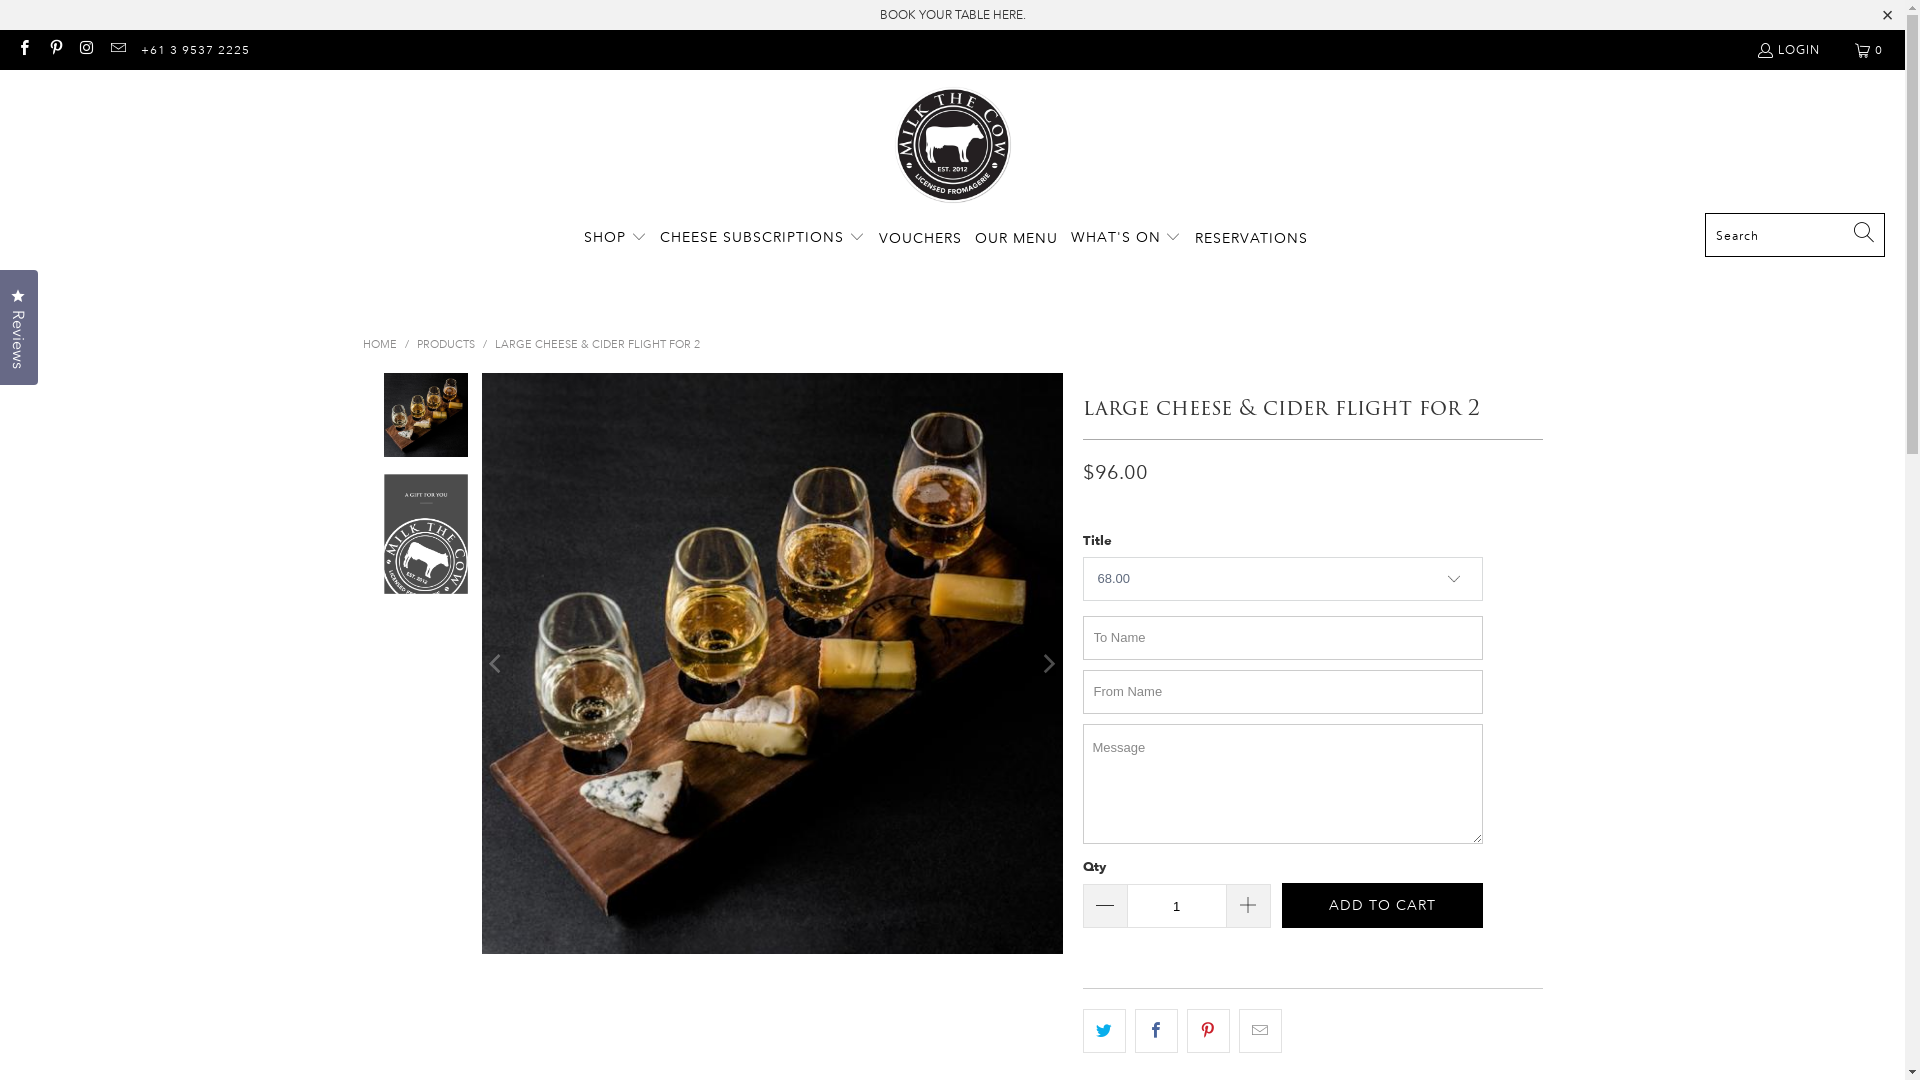 This screenshot has width=1920, height=1080. What do you see at coordinates (1259, 1030) in the screenshot?
I see `'Email this to a friend'` at bounding box center [1259, 1030].